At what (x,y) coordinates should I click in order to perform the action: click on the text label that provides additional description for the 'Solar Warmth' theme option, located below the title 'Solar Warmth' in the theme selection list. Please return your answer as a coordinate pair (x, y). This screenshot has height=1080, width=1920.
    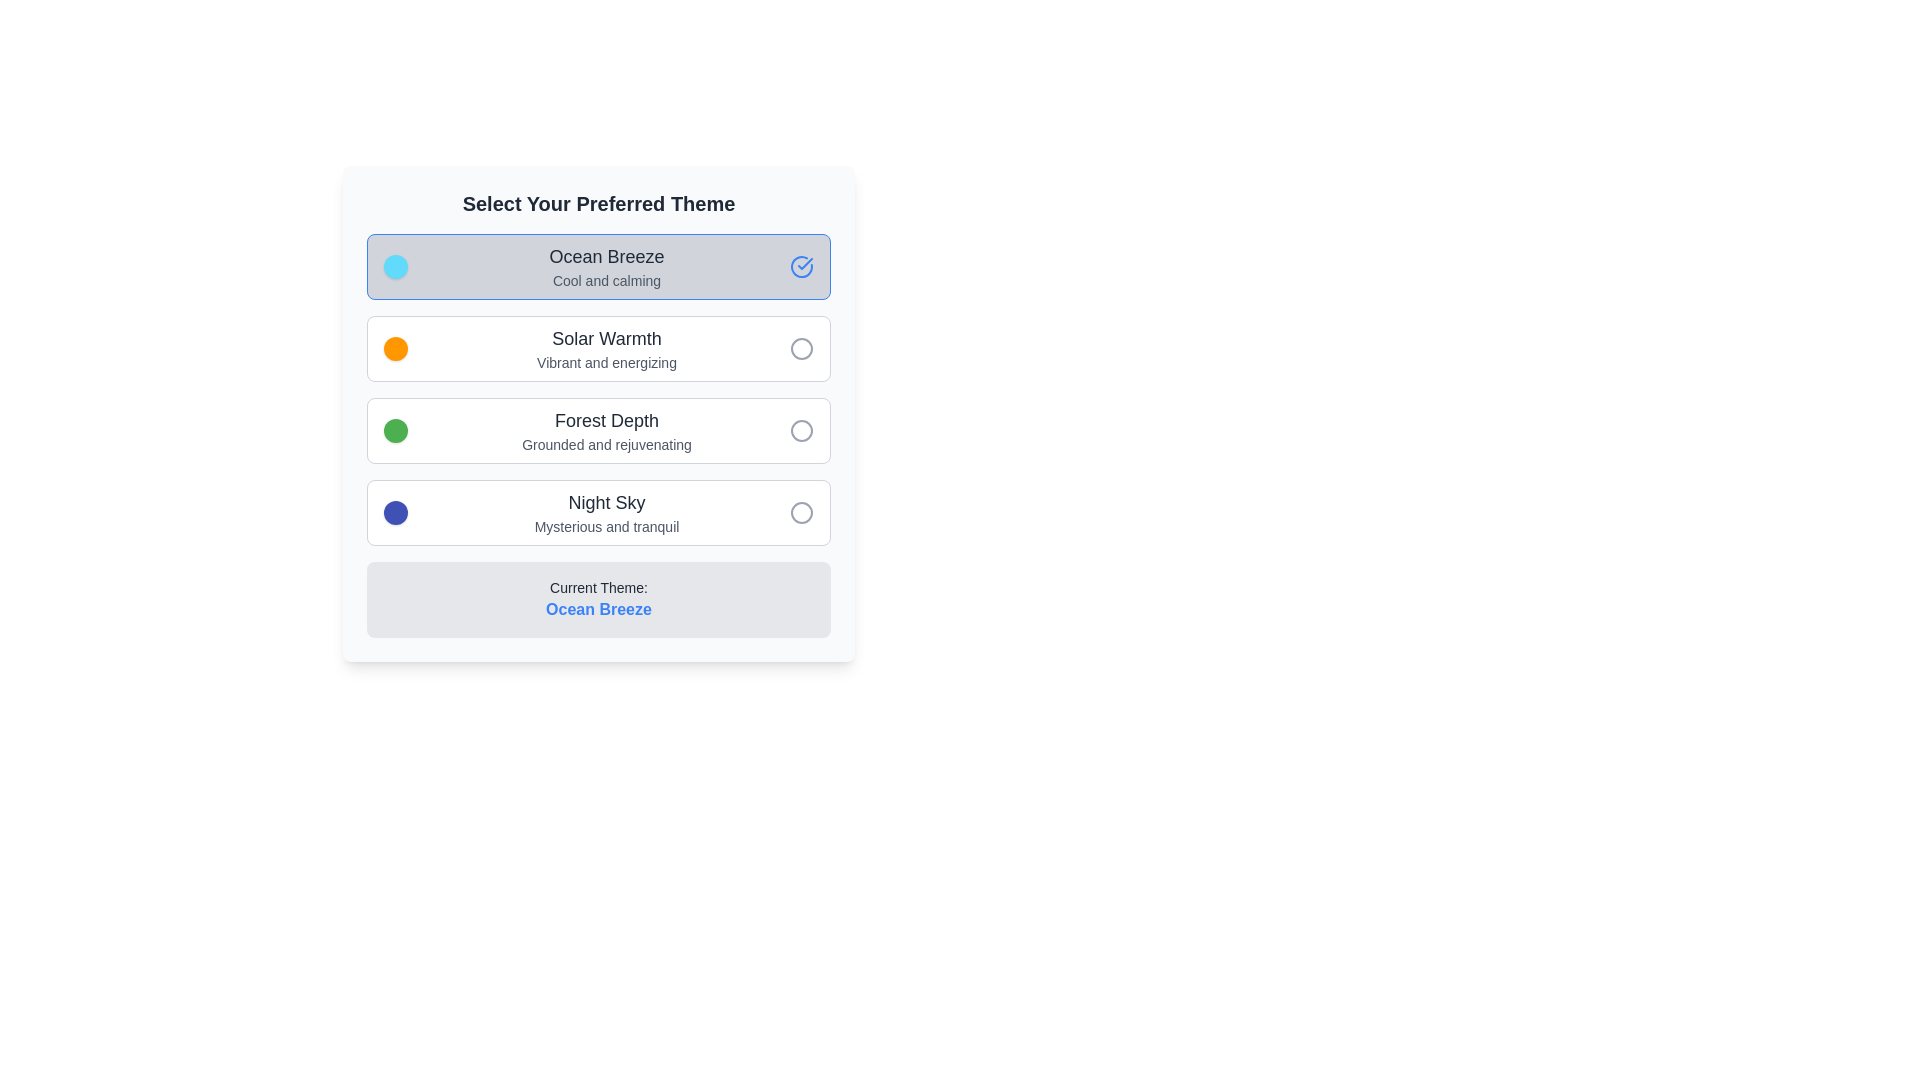
    Looking at the image, I should click on (605, 362).